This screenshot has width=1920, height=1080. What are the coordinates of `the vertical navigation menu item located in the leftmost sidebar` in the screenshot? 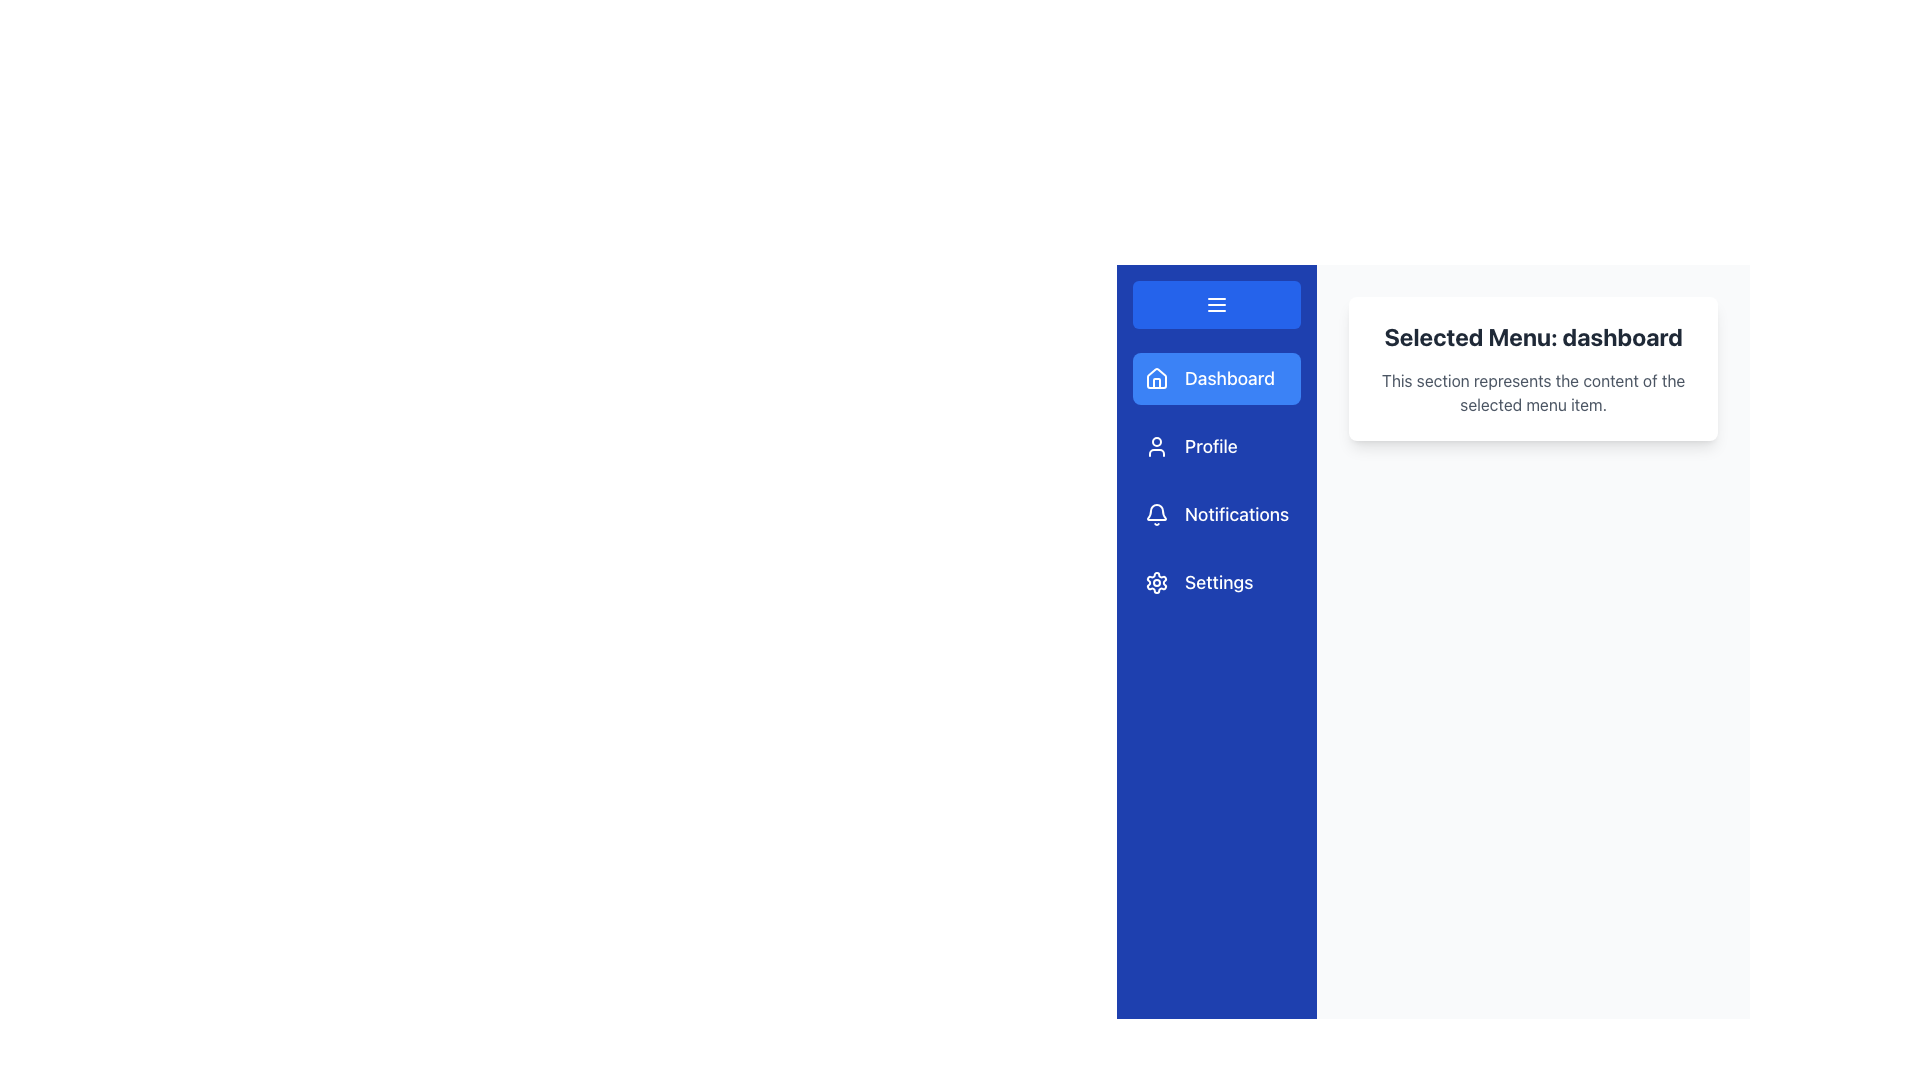 It's located at (1216, 481).